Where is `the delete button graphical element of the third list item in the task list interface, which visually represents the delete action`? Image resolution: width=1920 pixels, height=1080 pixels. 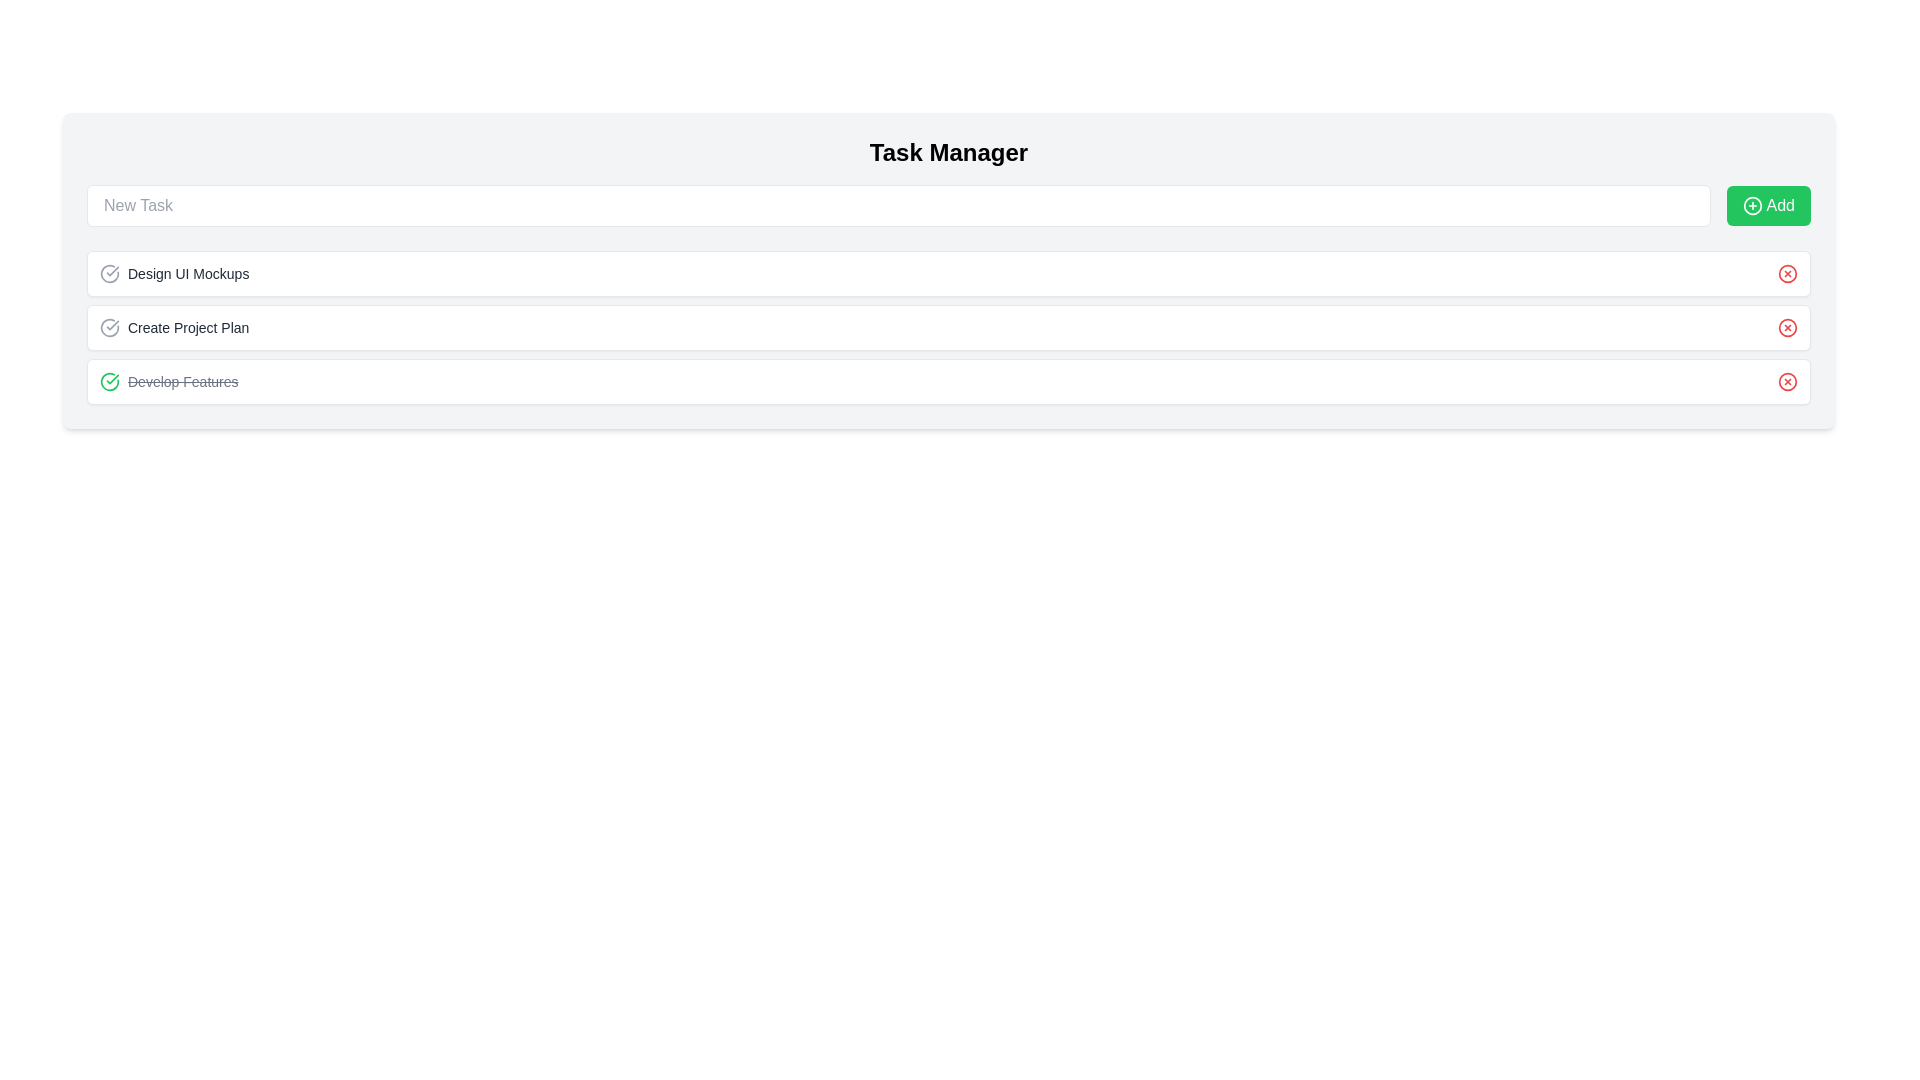 the delete button graphical element of the third list item in the task list interface, which visually represents the delete action is located at coordinates (1788, 326).